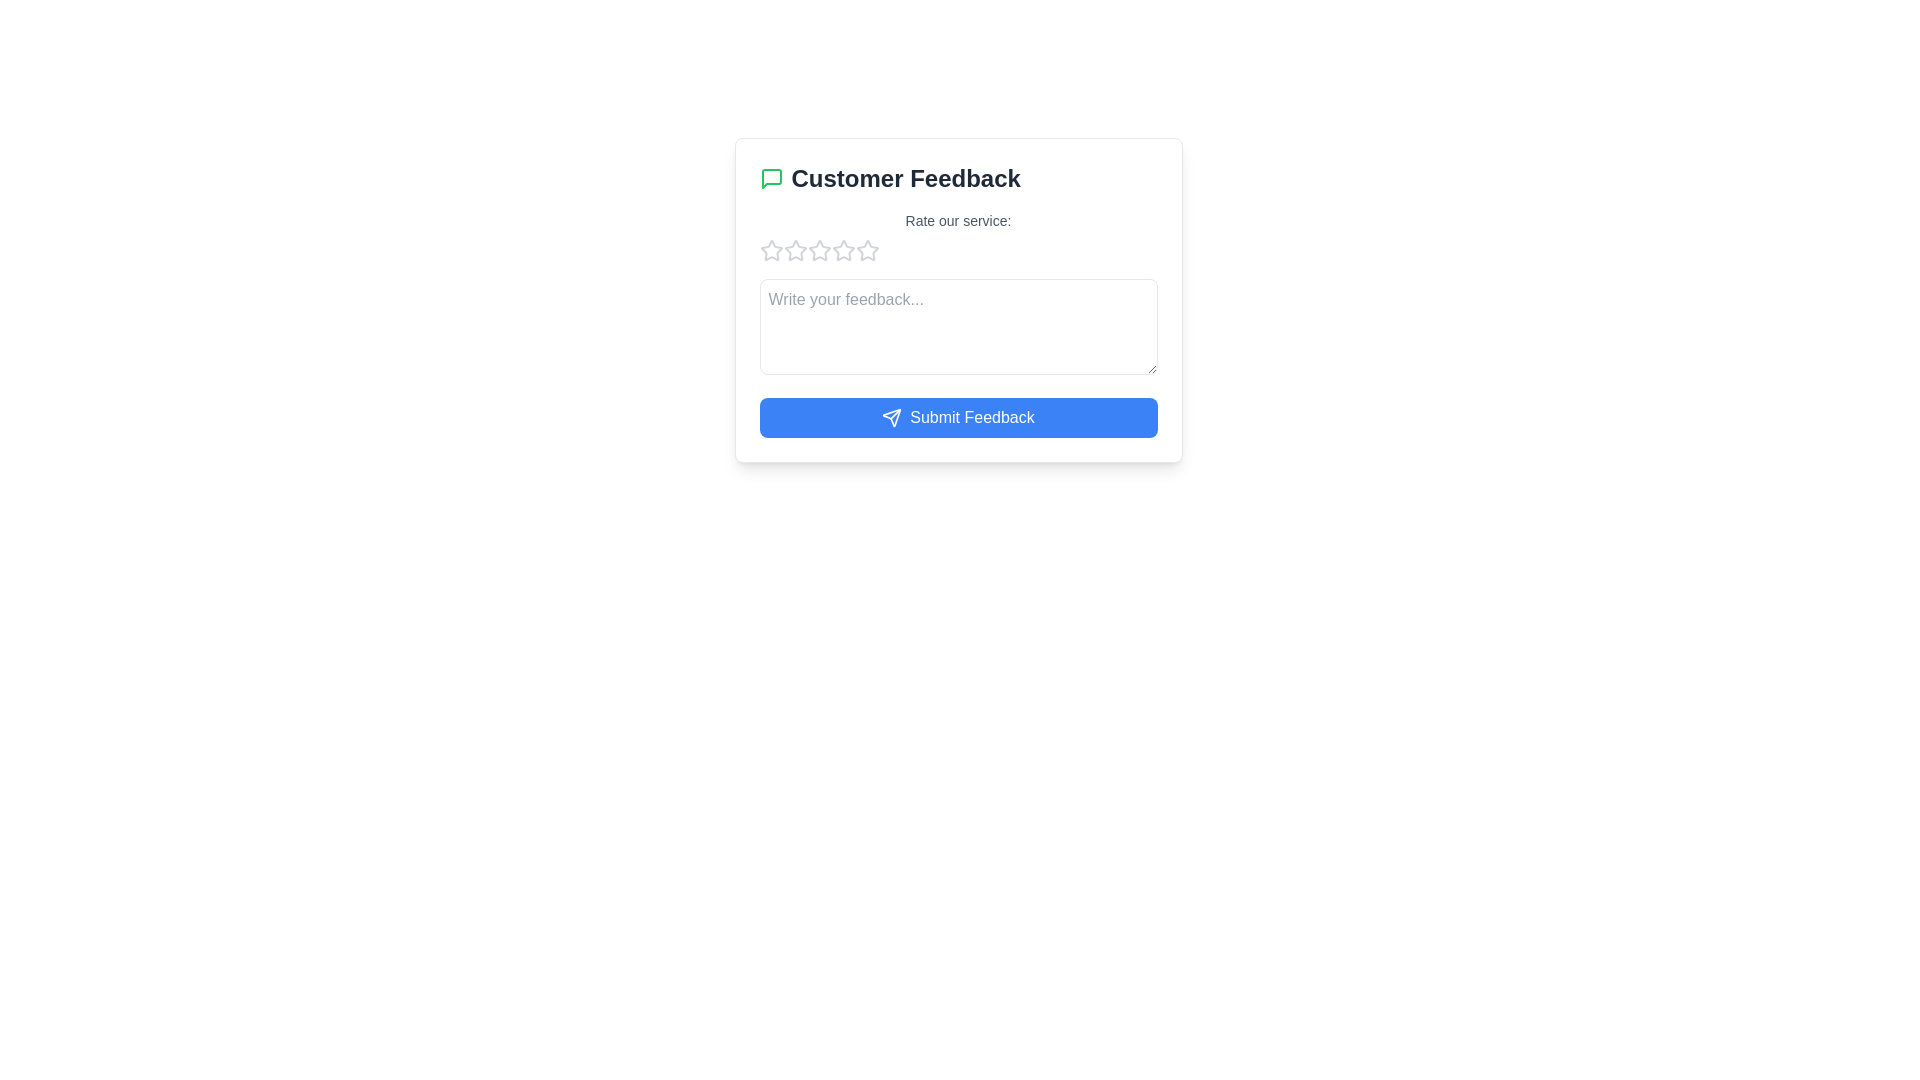 This screenshot has height=1080, width=1920. I want to click on the leftmost star rating icon, which is gray and hollow, to rate one out of five in the user feedback form, so click(770, 249).